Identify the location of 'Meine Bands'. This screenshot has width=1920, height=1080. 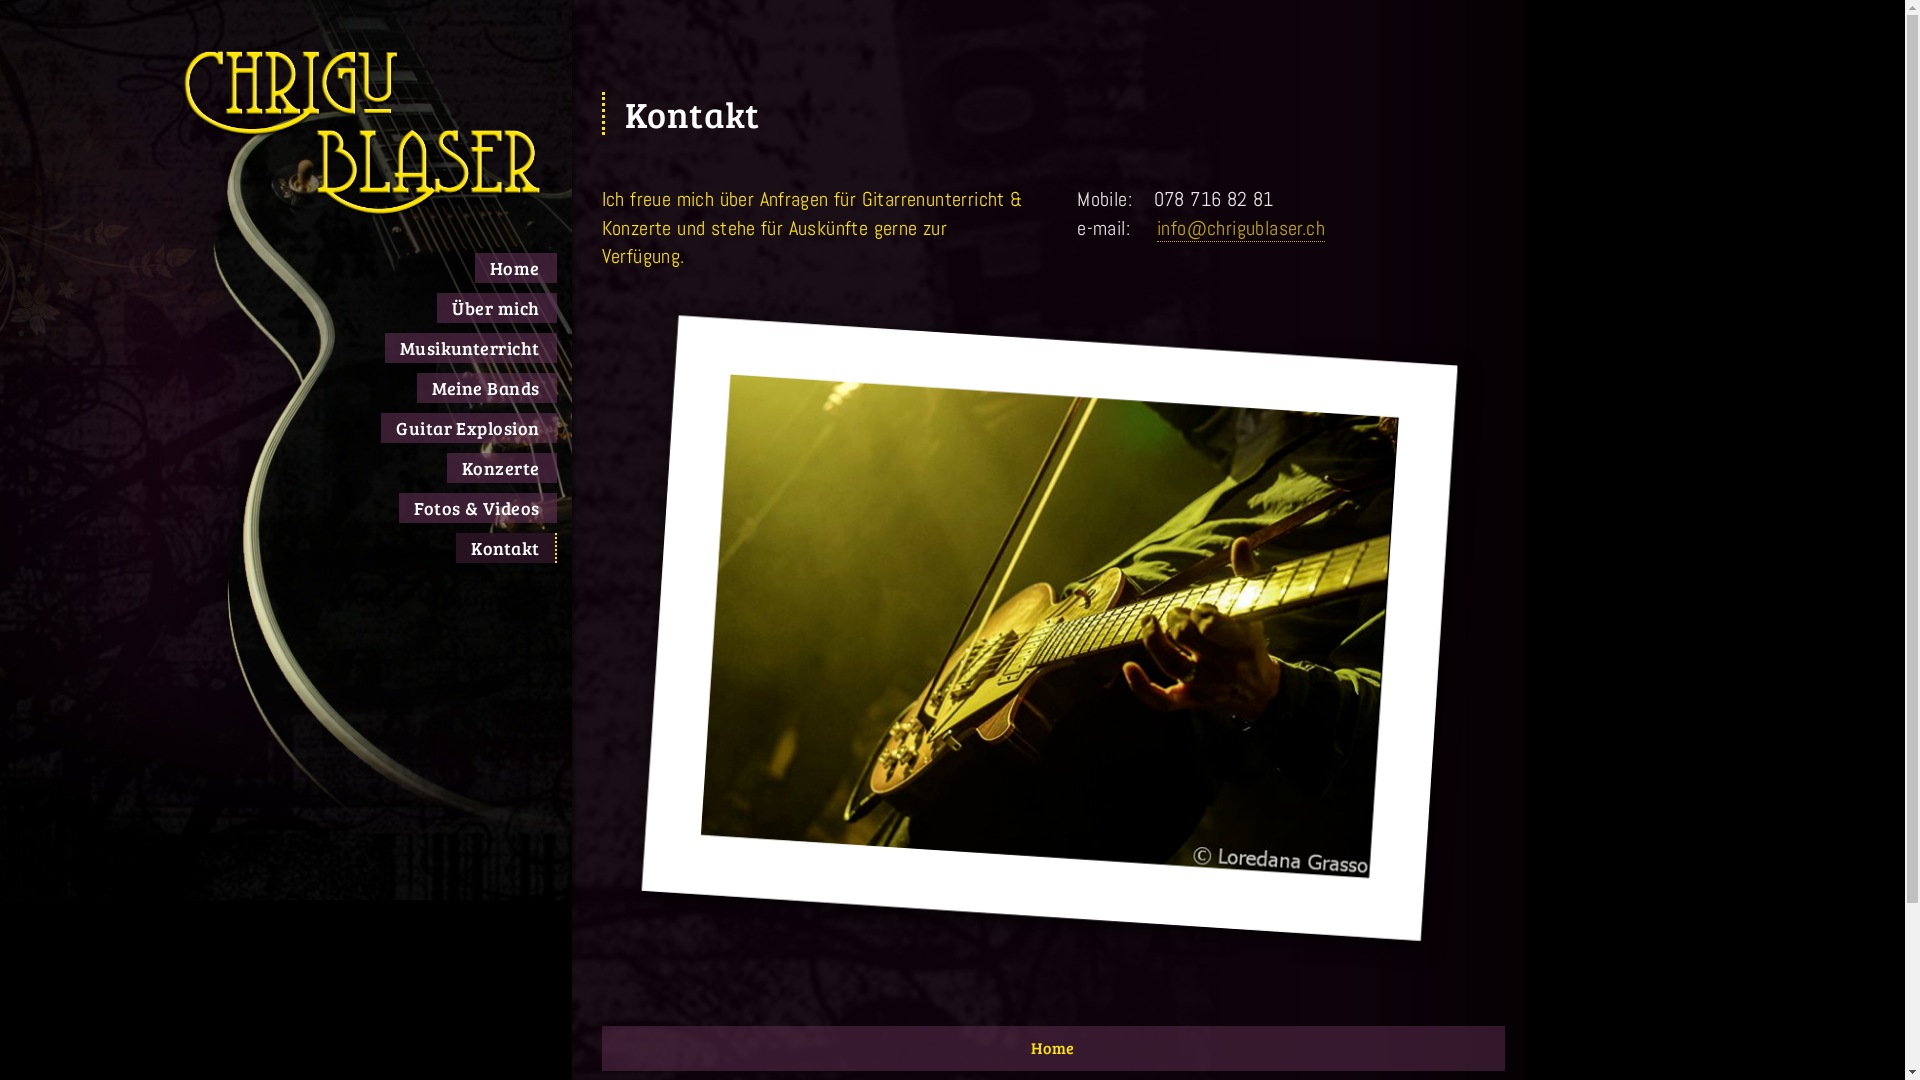
(486, 388).